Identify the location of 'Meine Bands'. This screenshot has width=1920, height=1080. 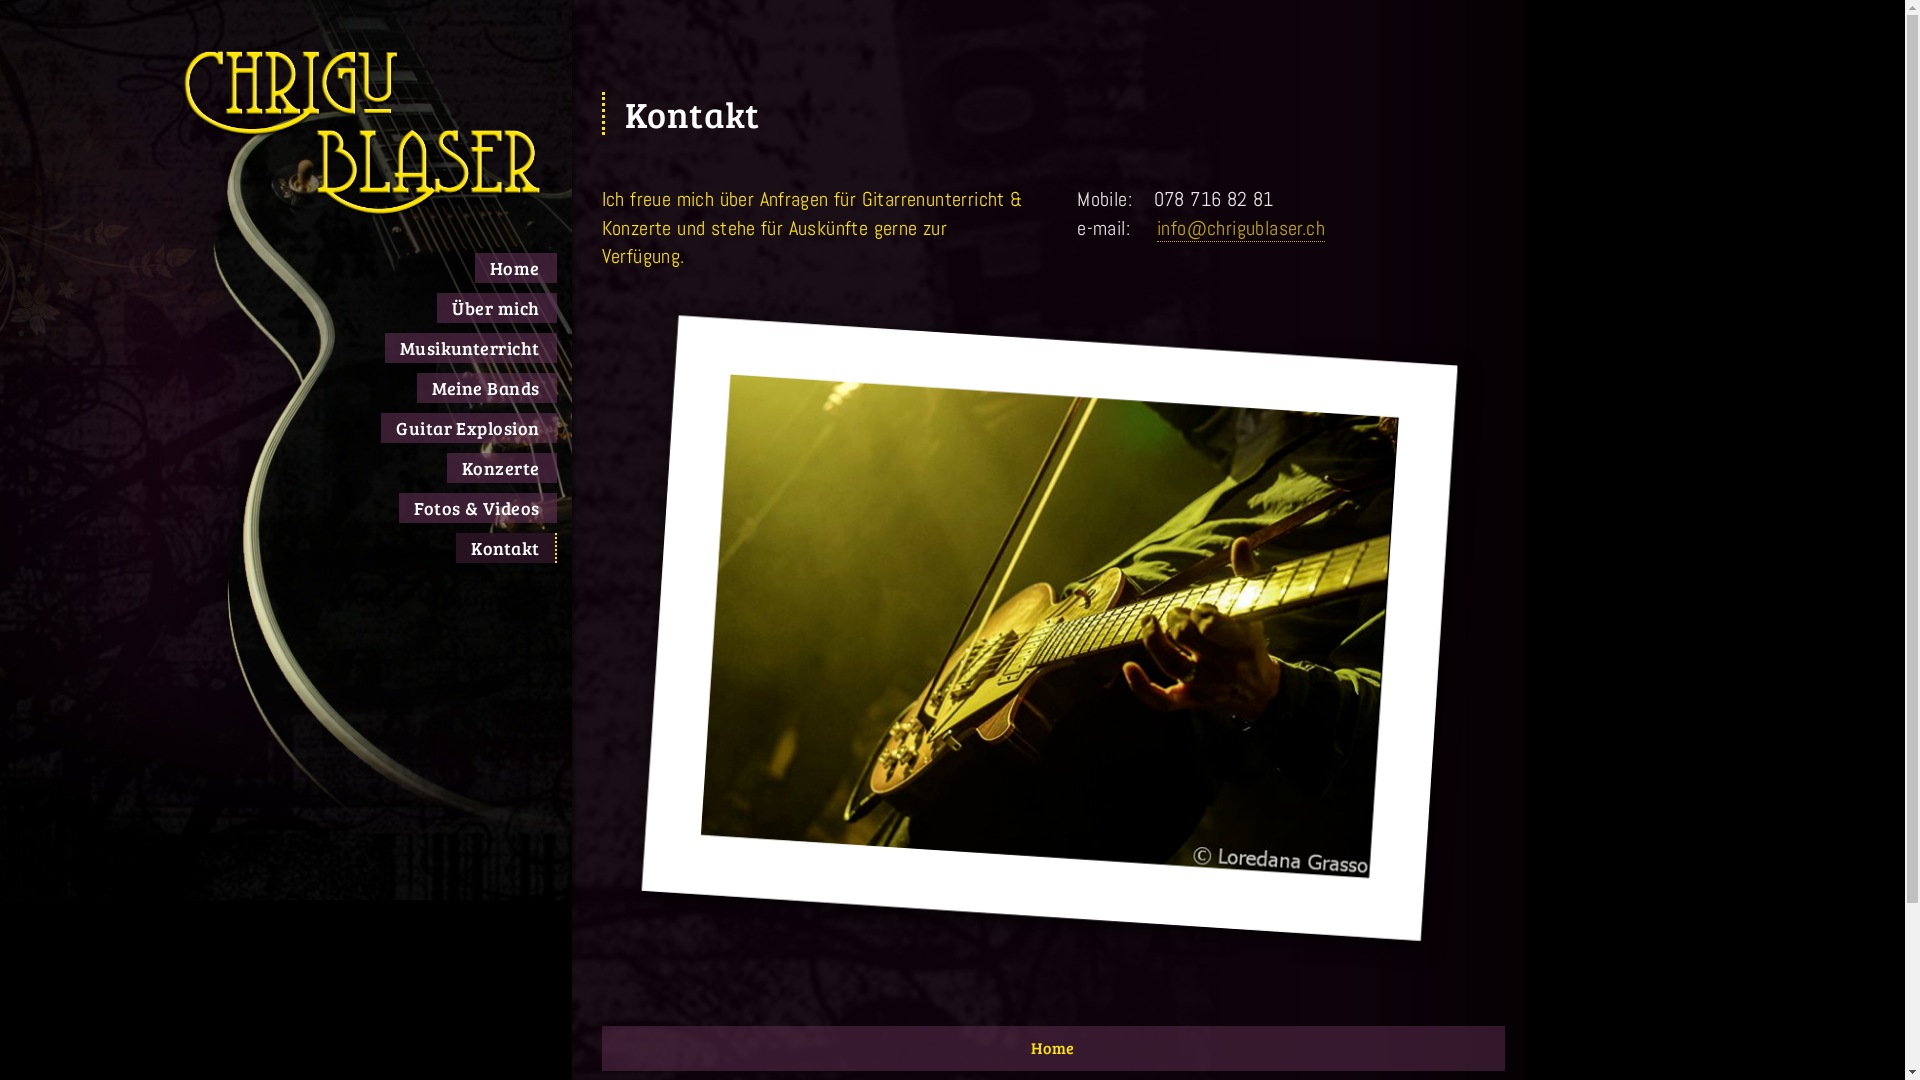
(486, 388).